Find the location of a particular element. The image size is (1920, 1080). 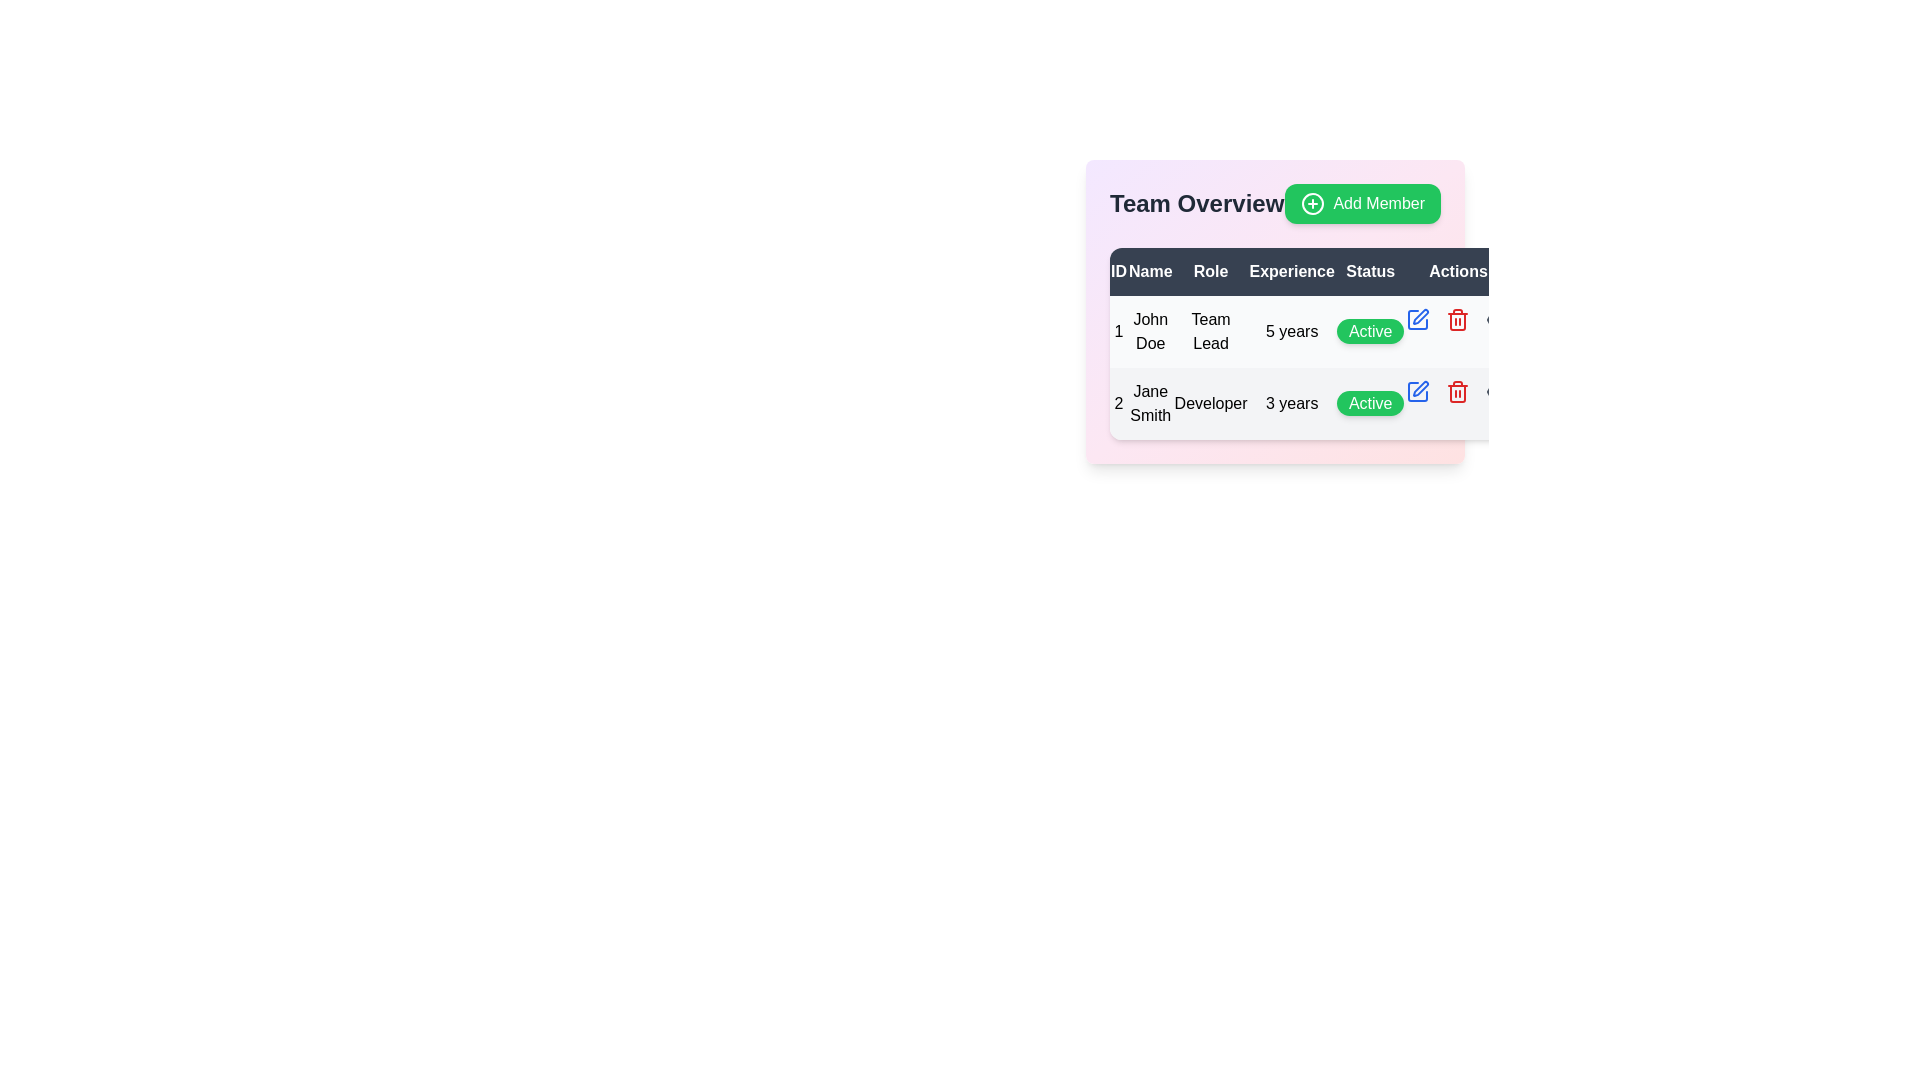

the pen icon button, which is the leftmost action icon in the first row of the actions column of the table is located at coordinates (1417, 319).